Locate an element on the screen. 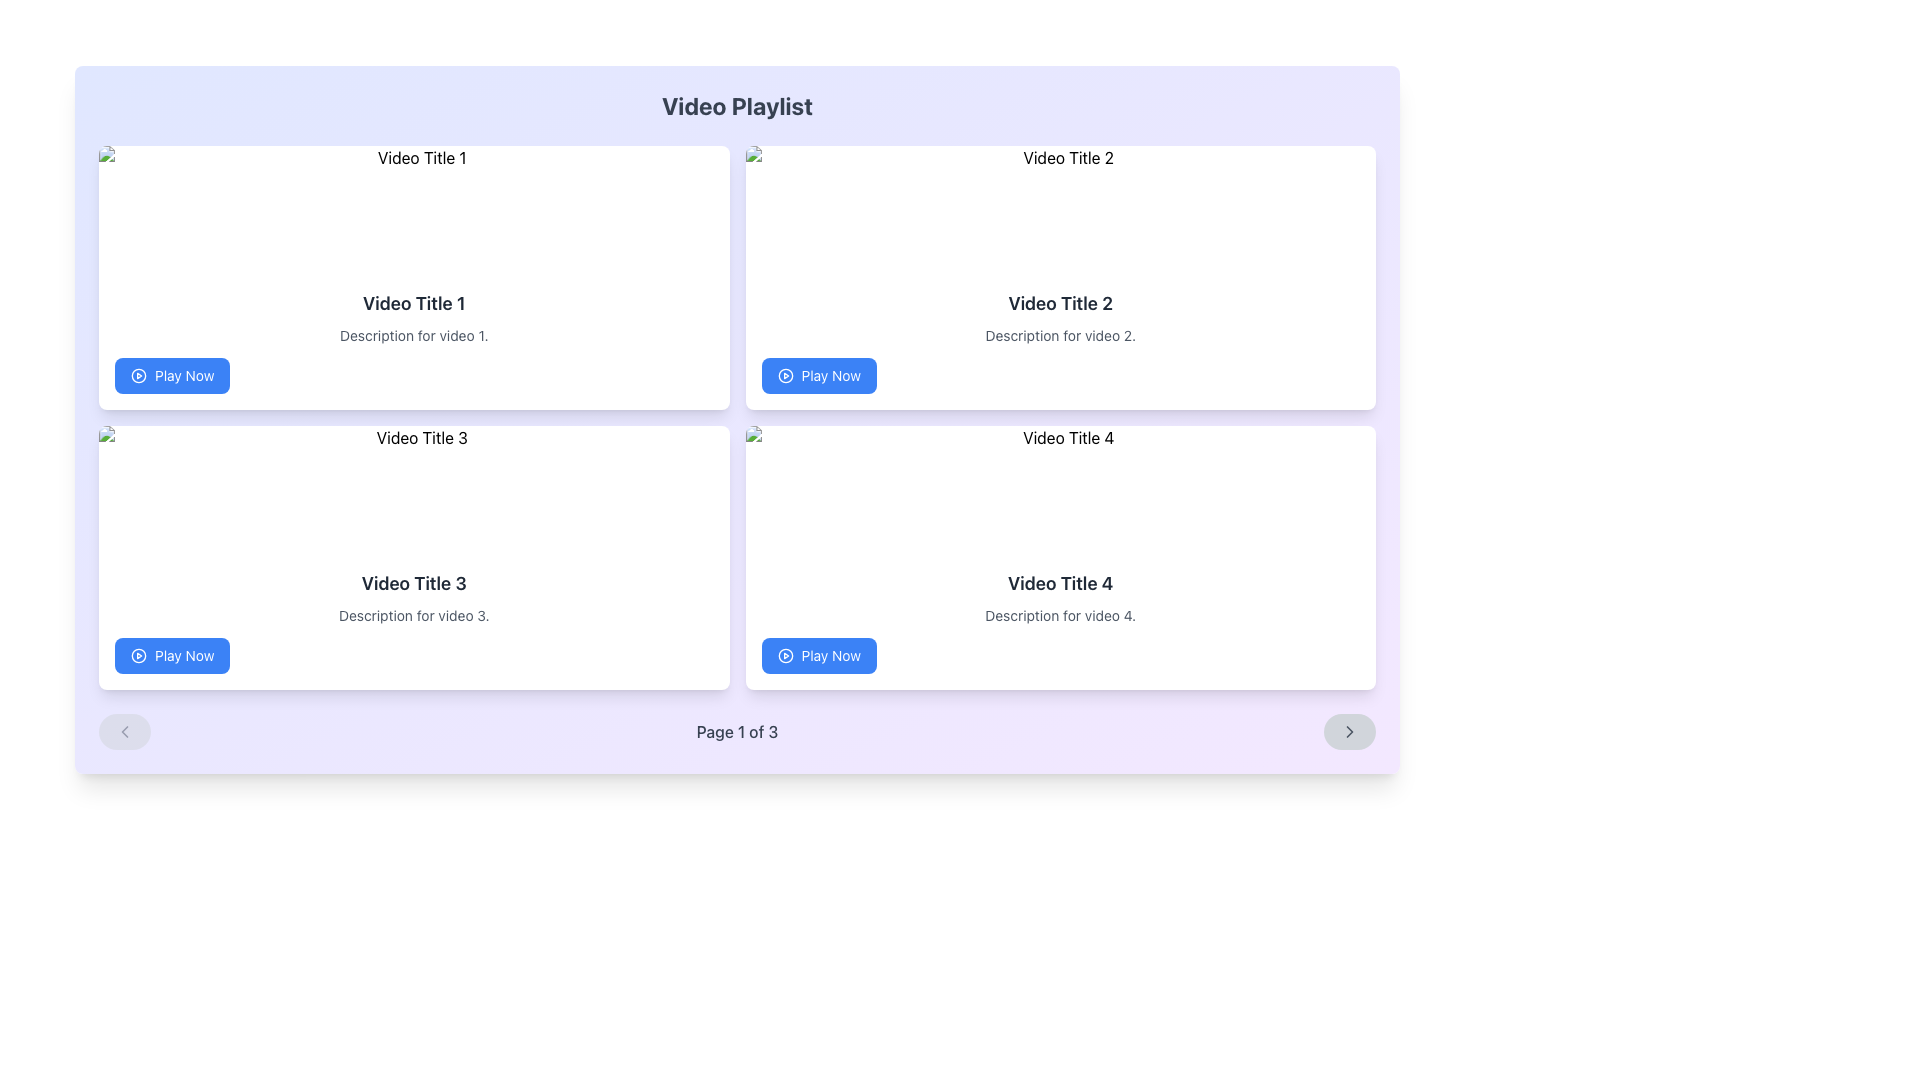 The width and height of the screenshot is (1920, 1080). the button located in the bottom-left area of the first video card labeled 'Video Title 1' is located at coordinates (172, 375).